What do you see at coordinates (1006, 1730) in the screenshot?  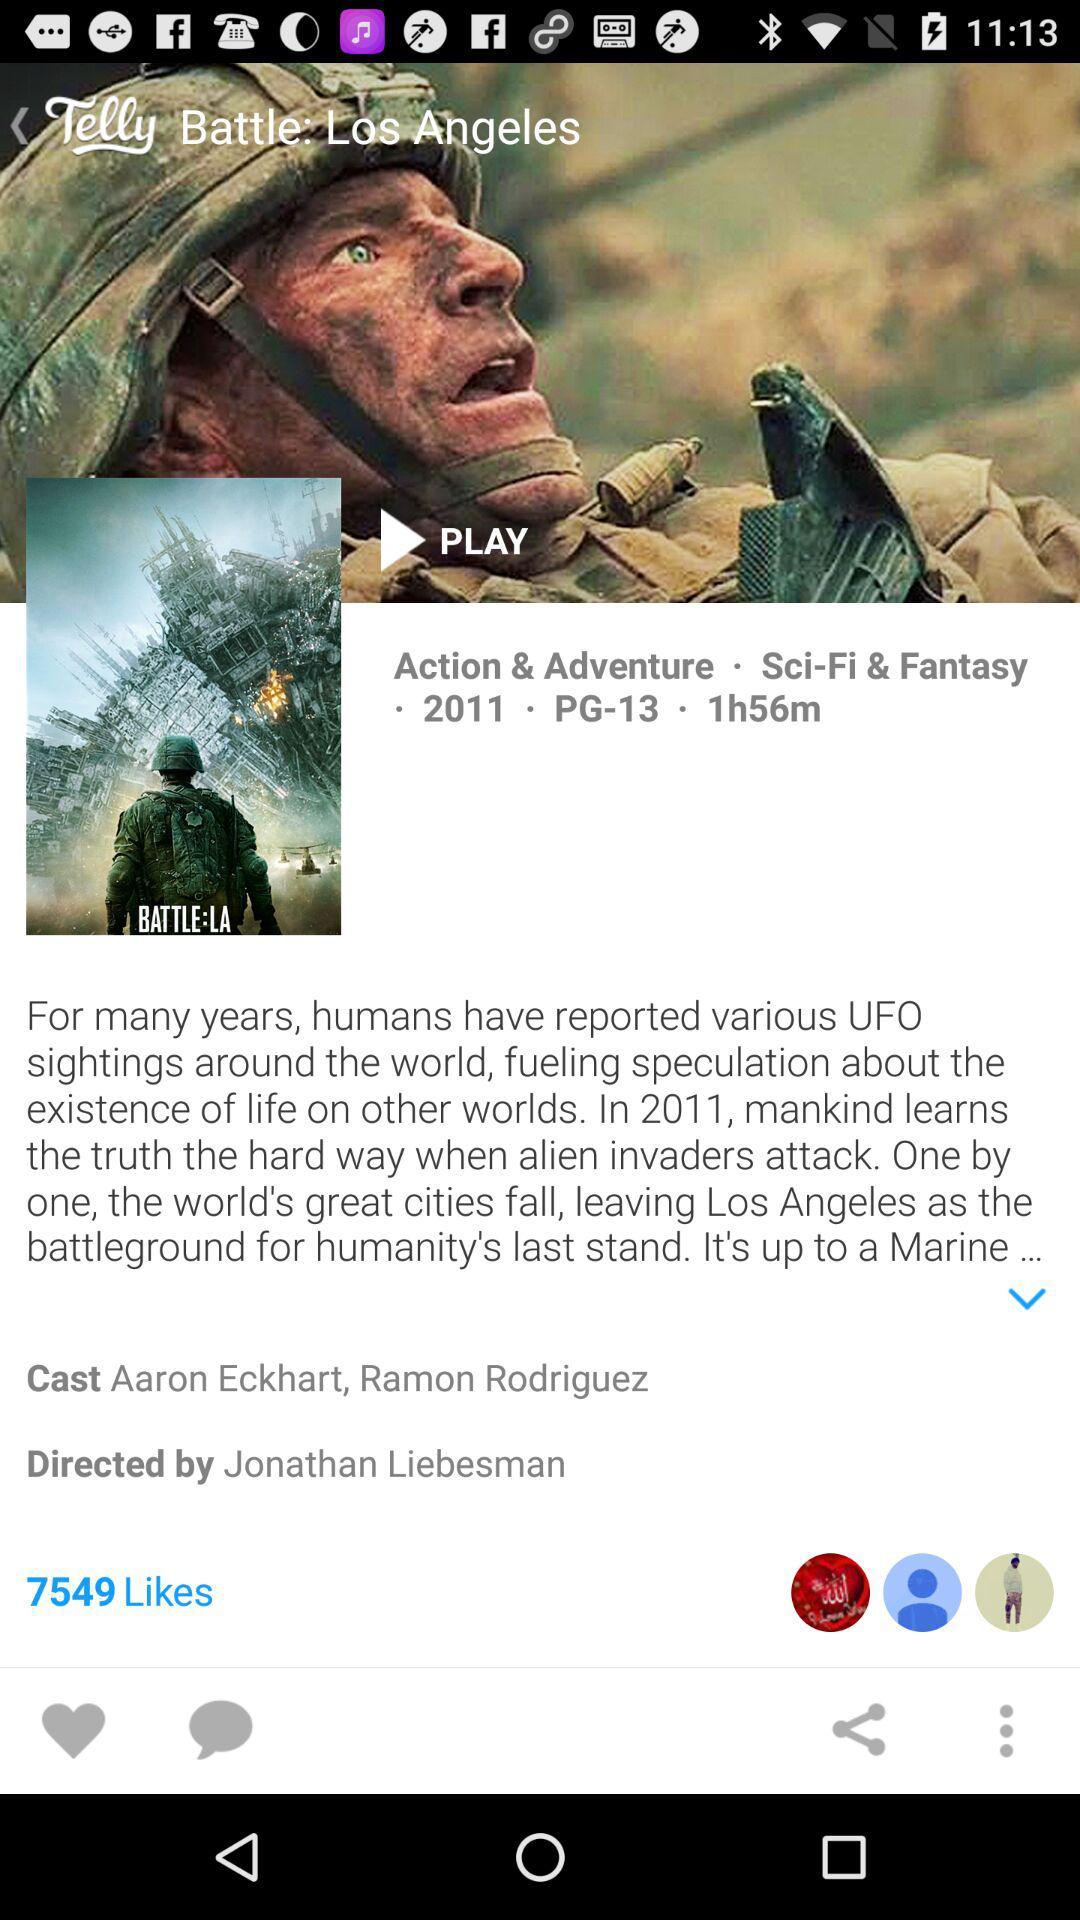 I see `search option` at bounding box center [1006, 1730].